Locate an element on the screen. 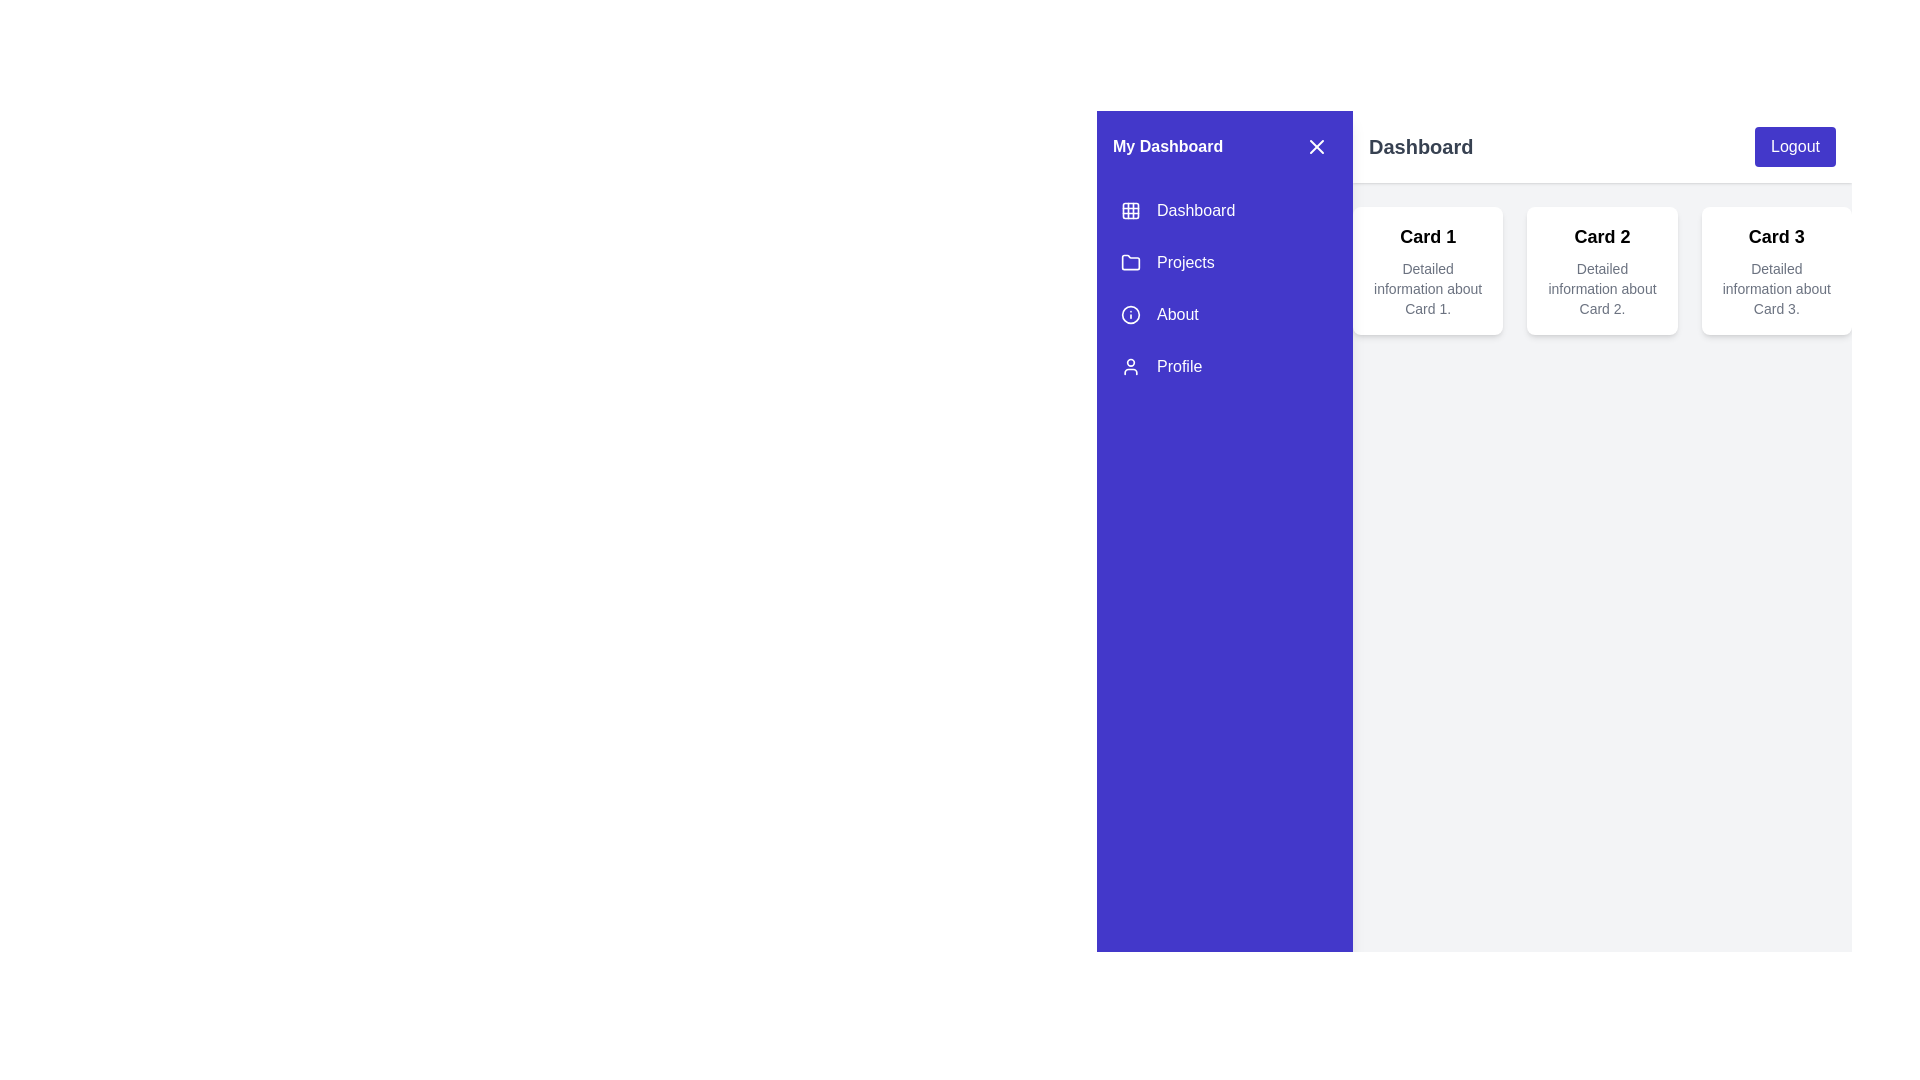 This screenshot has height=1080, width=1920. the dashboard icon in the top-left of the side navigation panel is located at coordinates (1131, 211).